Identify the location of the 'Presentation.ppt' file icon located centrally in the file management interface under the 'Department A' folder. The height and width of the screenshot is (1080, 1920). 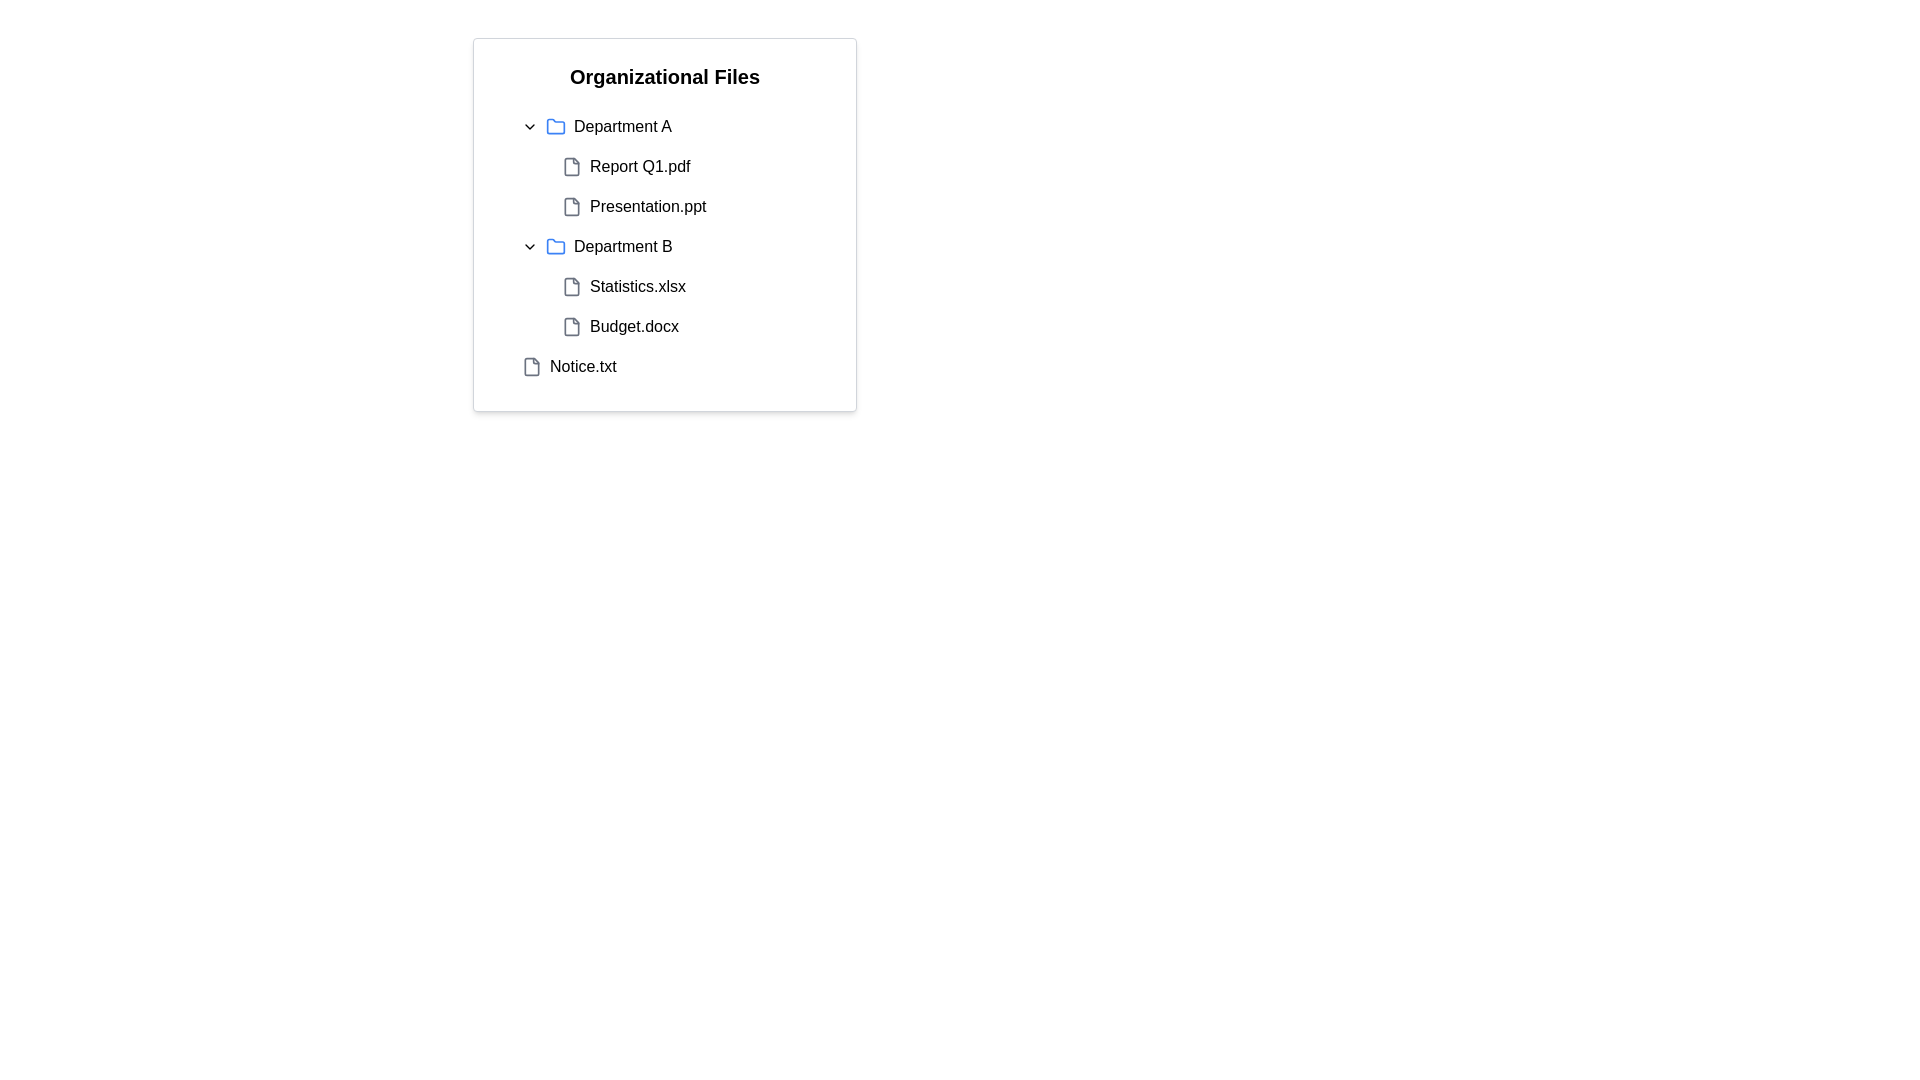
(570, 207).